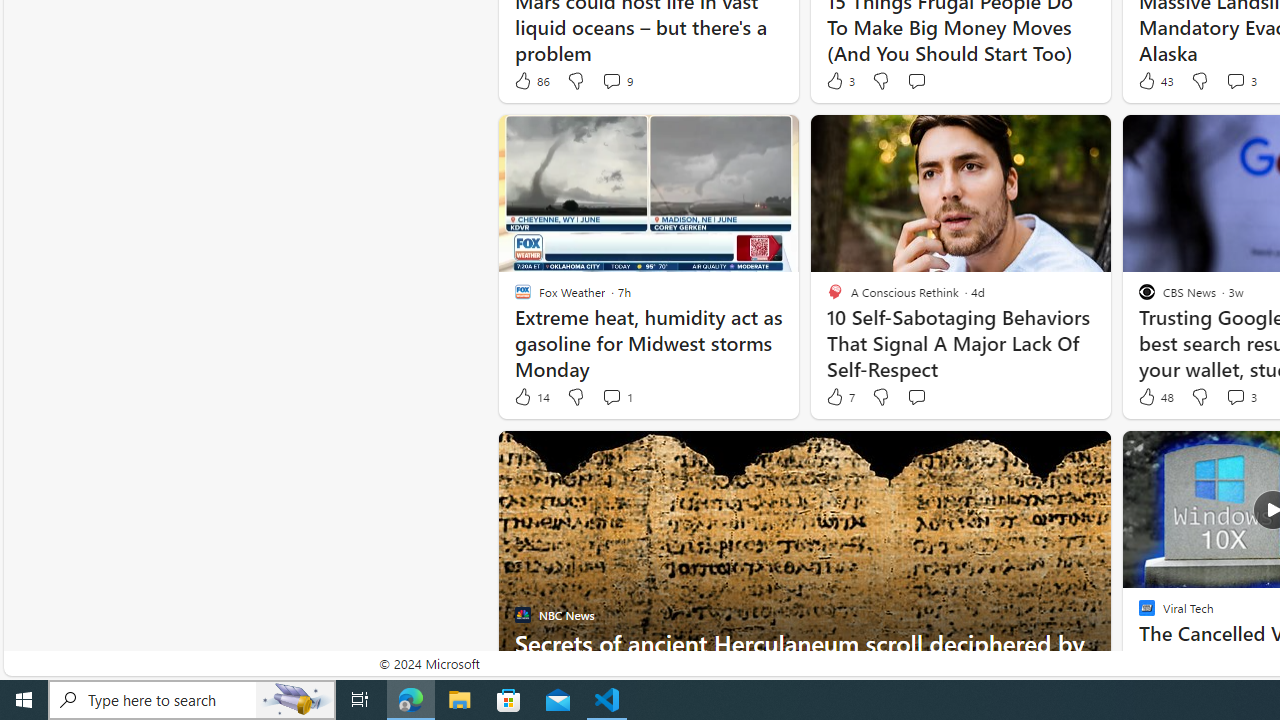 The image size is (1280, 720). I want to click on 'View comments 9 Comment', so click(615, 80).